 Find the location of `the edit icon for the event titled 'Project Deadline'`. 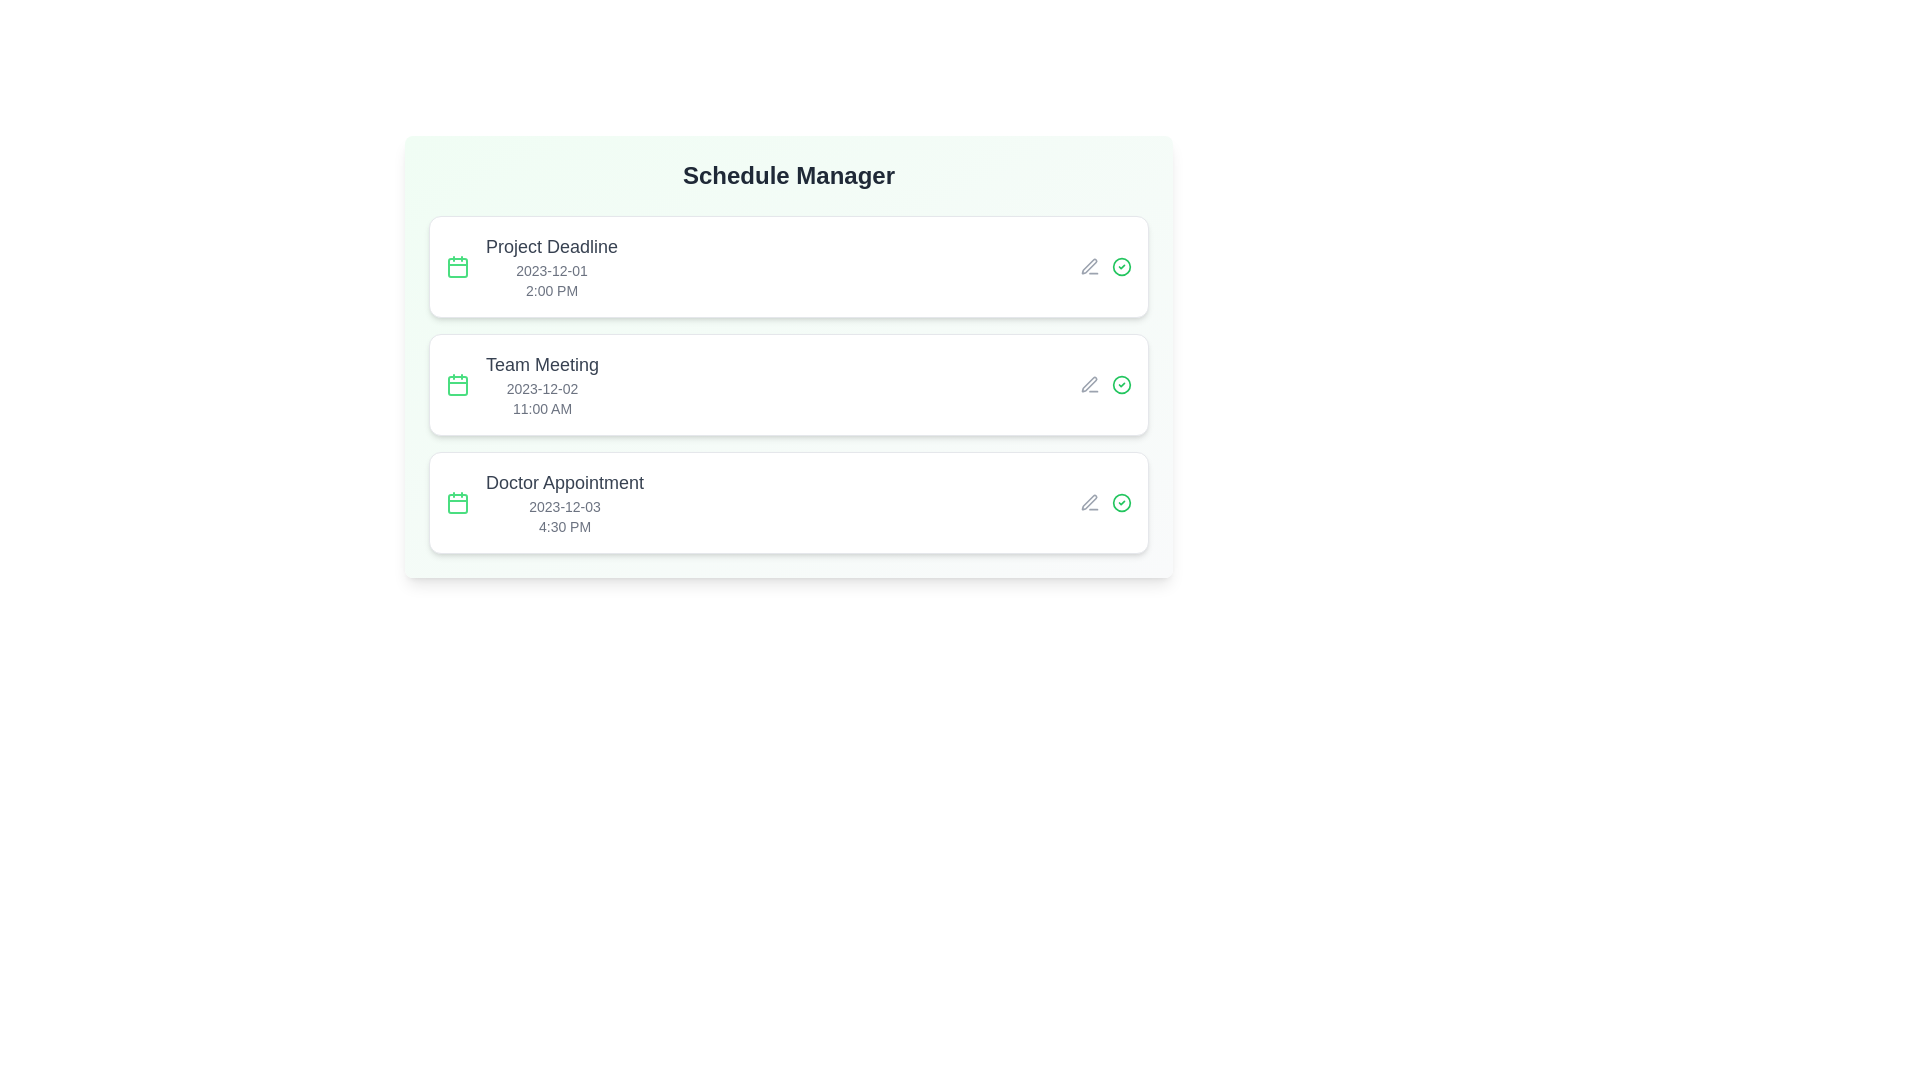

the edit icon for the event titled 'Project Deadline' is located at coordinates (1088, 265).